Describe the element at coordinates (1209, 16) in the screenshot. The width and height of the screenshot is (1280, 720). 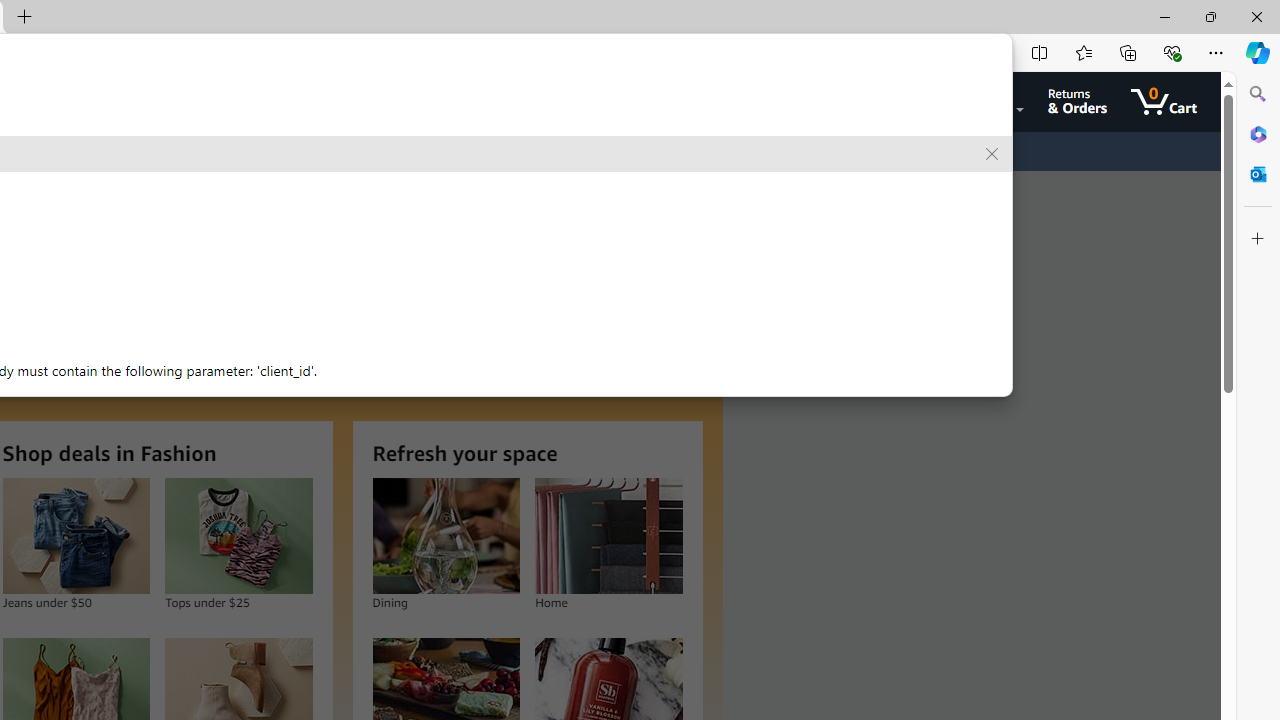
I see `'Restore'` at that location.